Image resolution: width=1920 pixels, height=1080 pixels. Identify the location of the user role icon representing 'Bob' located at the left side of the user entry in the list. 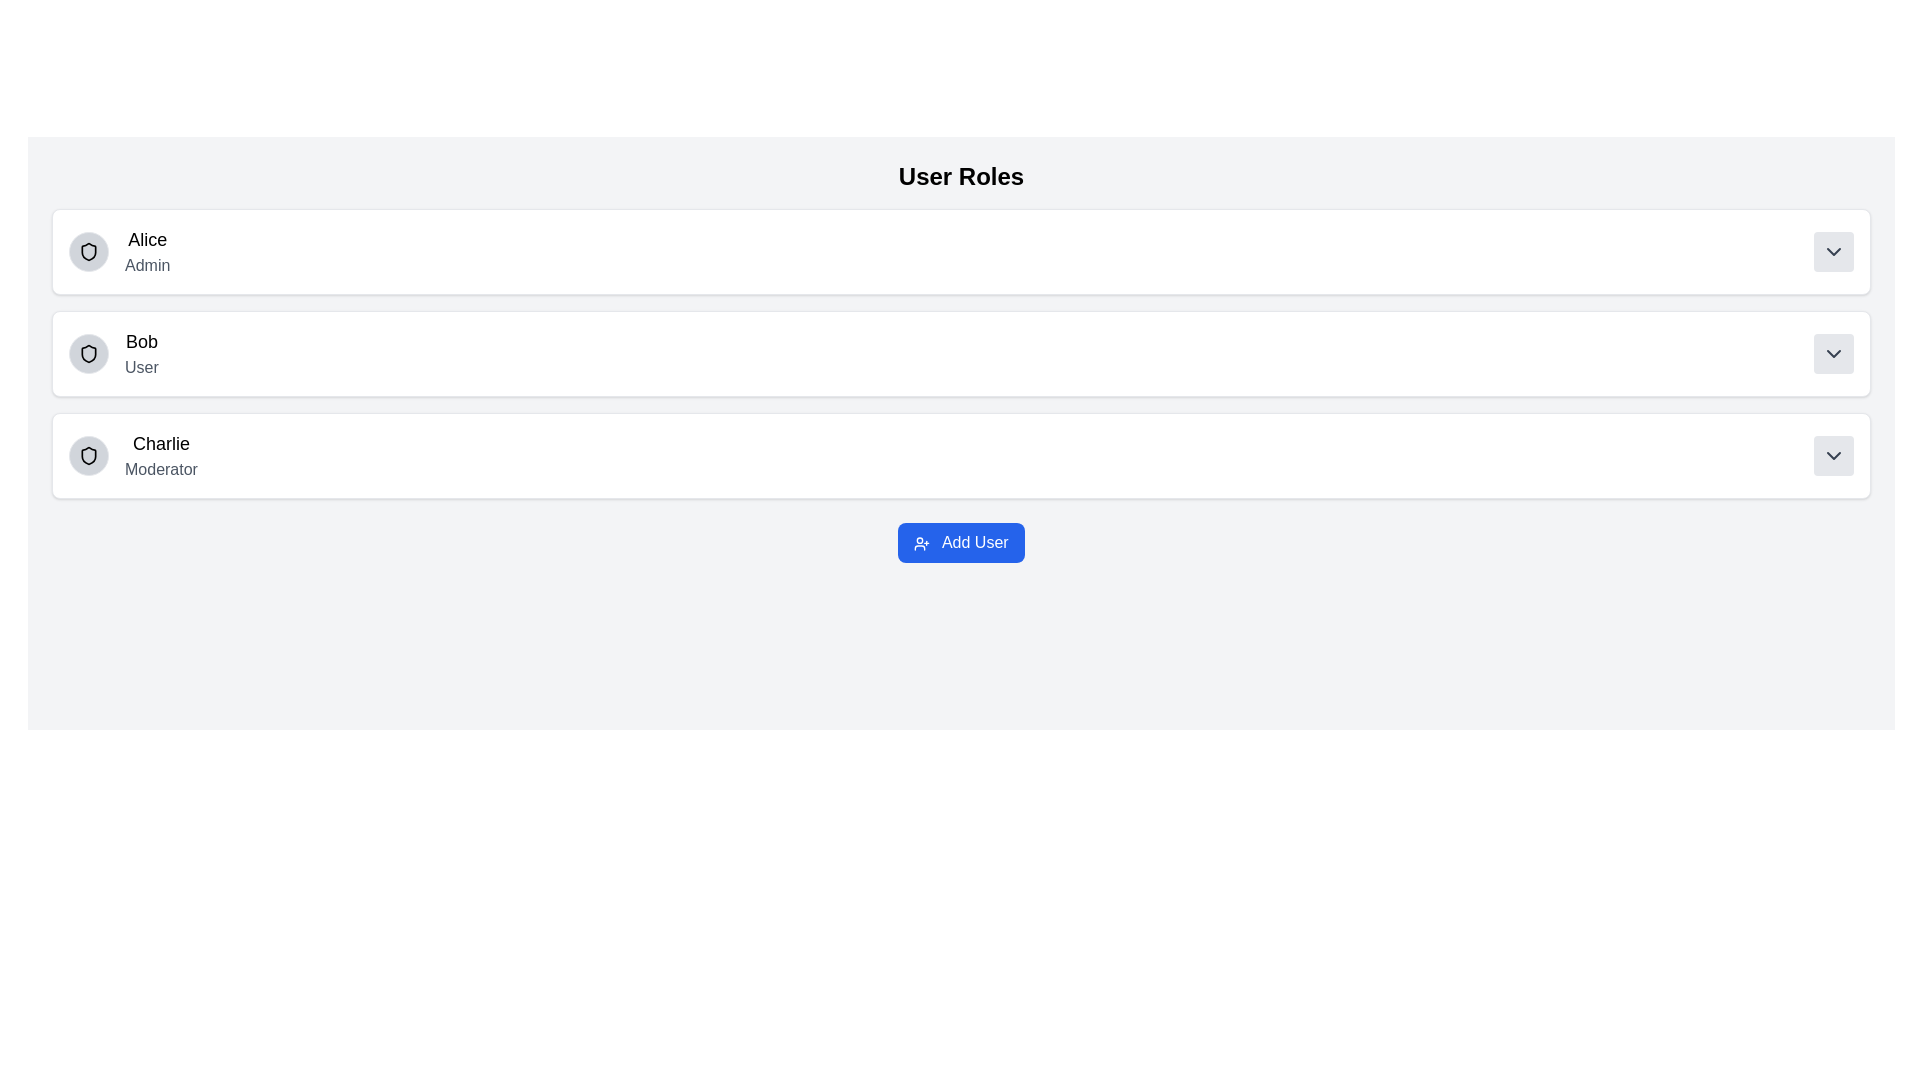
(88, 353).